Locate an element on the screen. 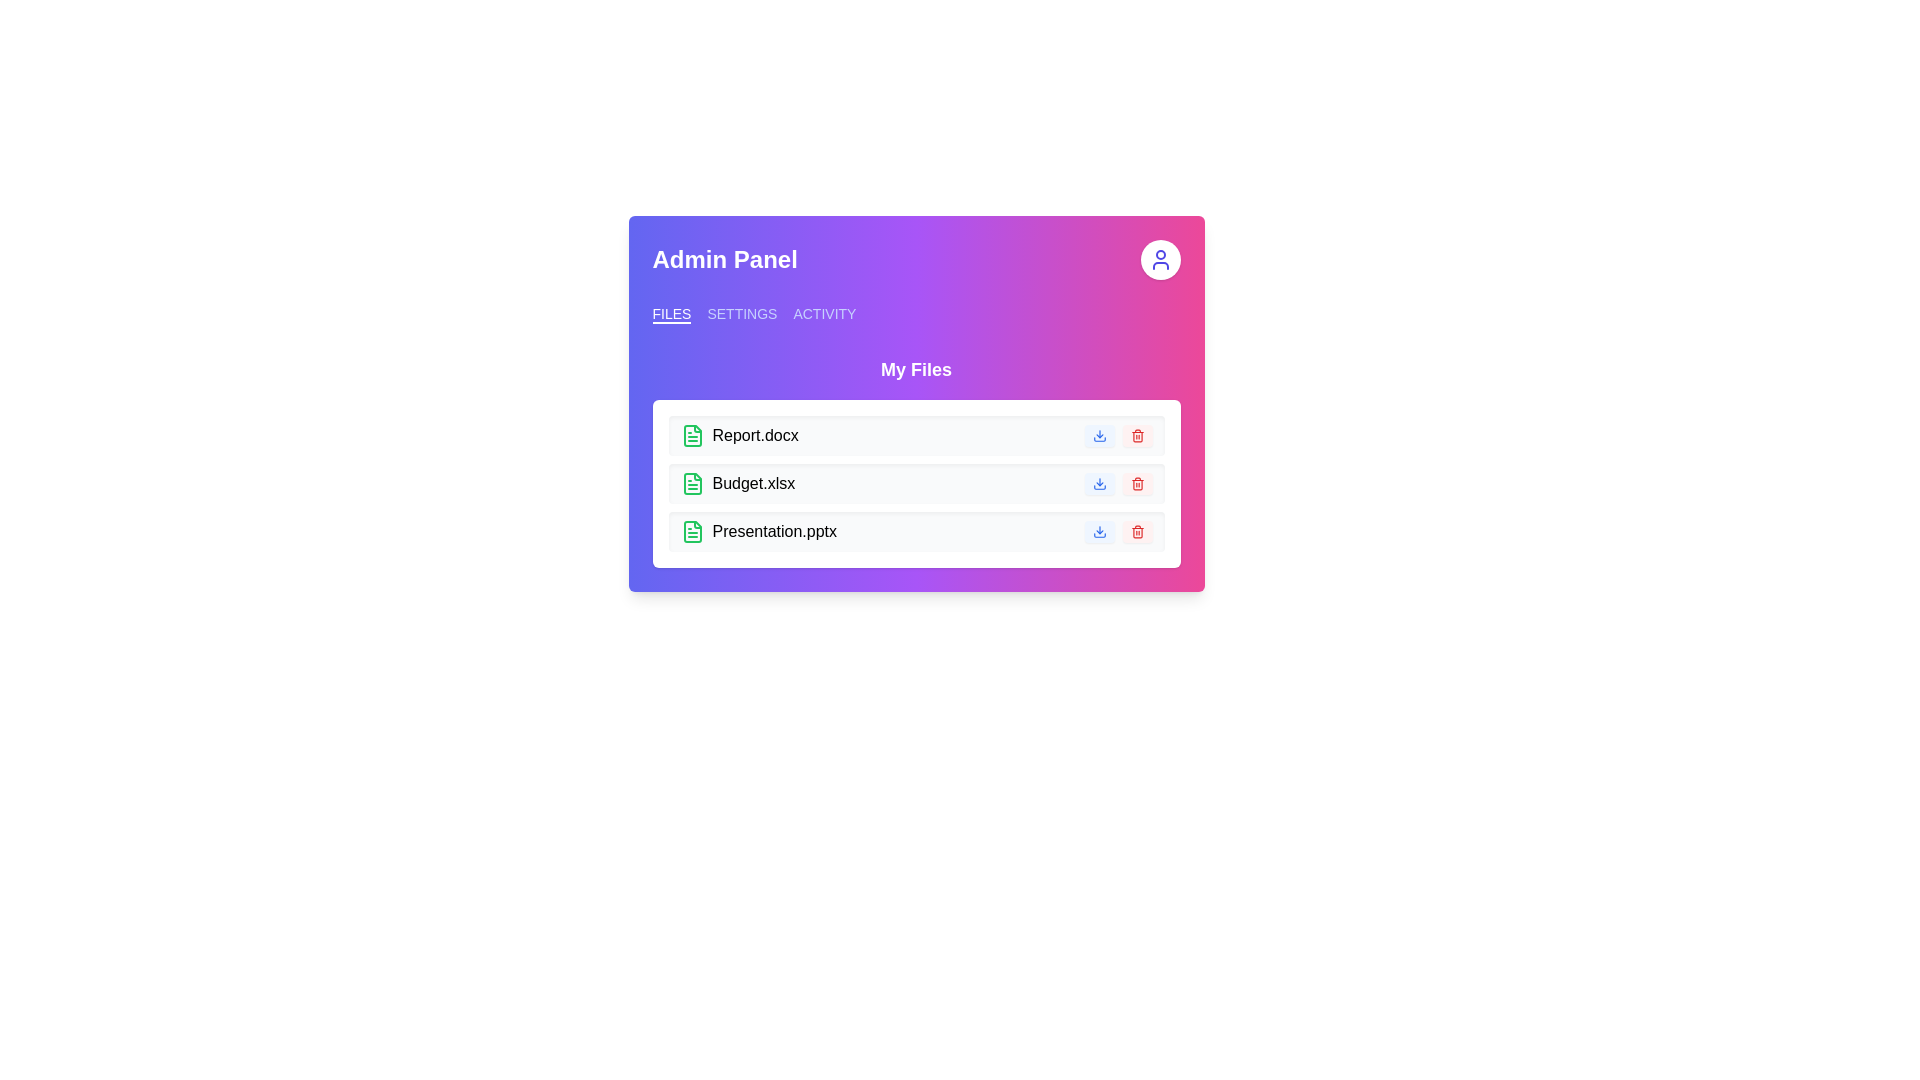  the downward-pointing arrow icon within the download button associated with the file 'Budget.xlsx' is located at coordinates (1098, 483).